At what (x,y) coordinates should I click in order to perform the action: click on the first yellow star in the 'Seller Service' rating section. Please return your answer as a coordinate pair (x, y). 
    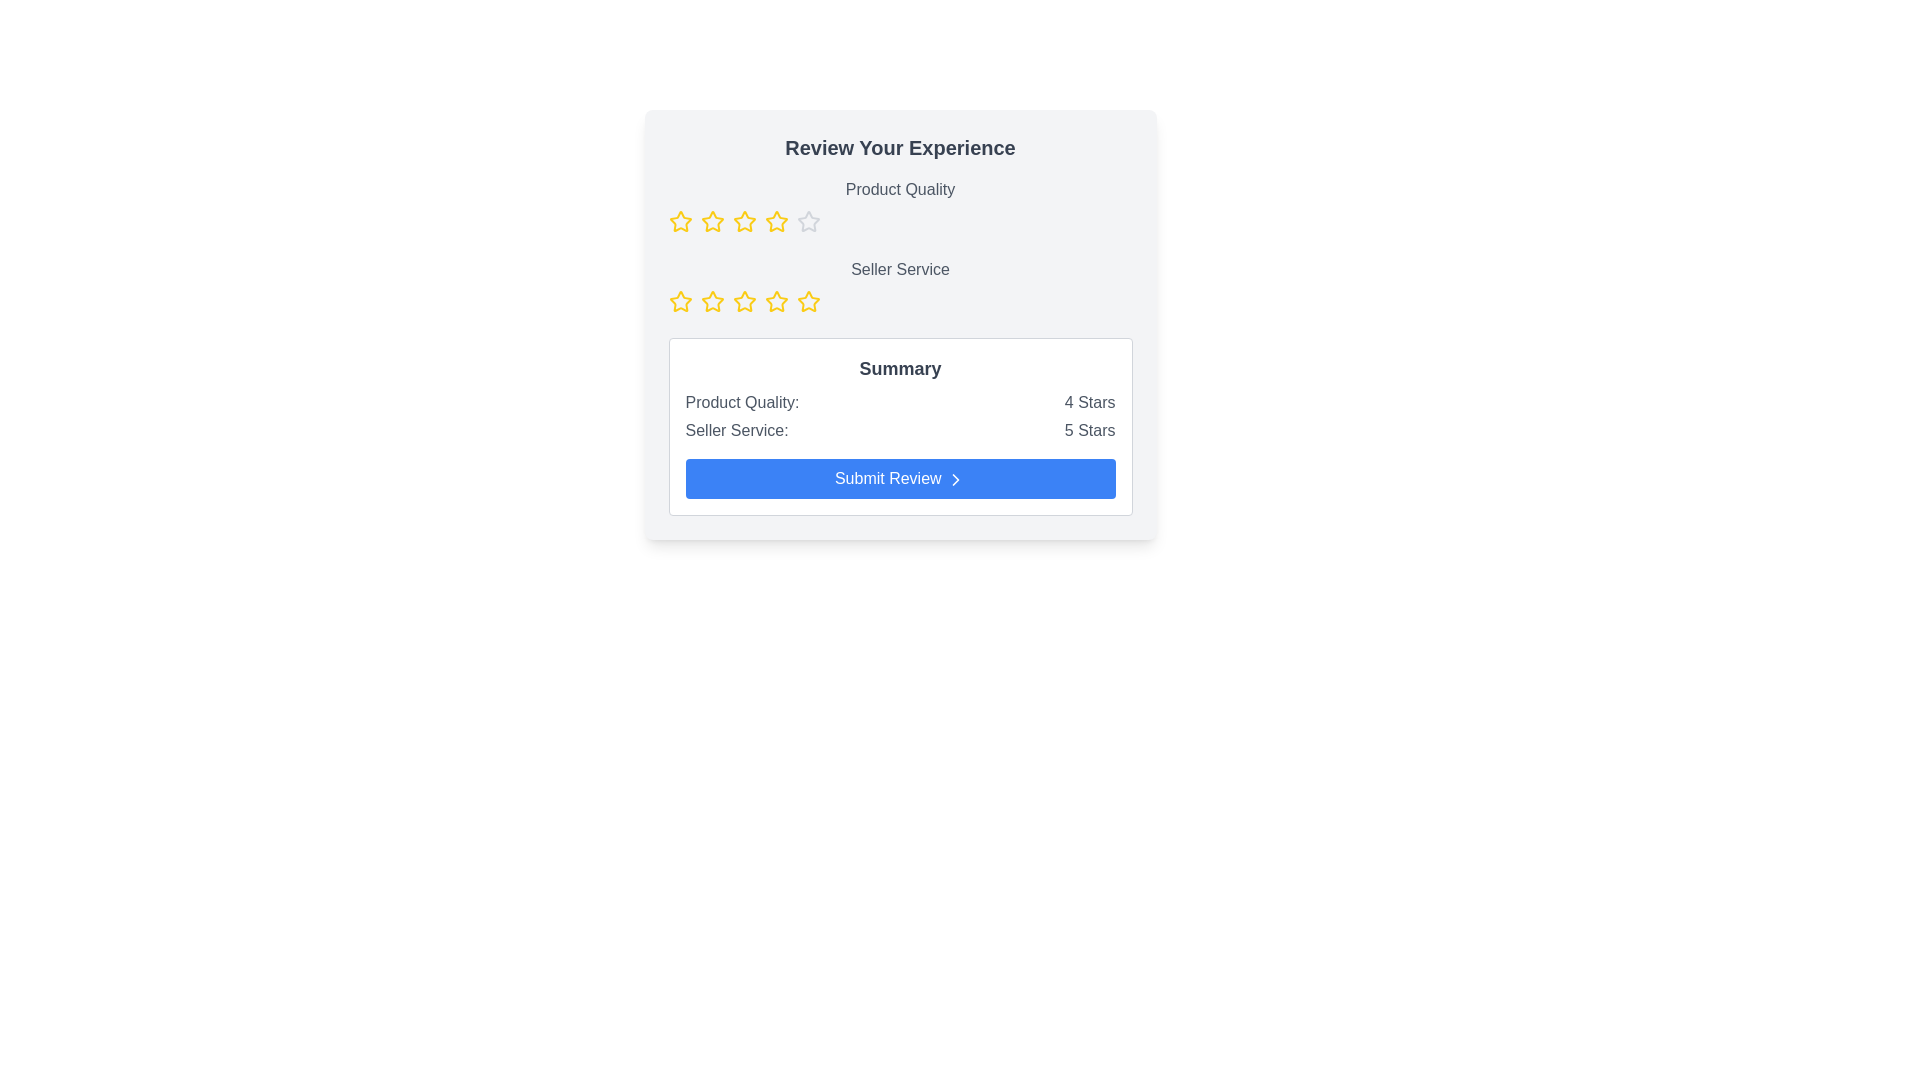
    Looking at the image, I should click on (680, 301).